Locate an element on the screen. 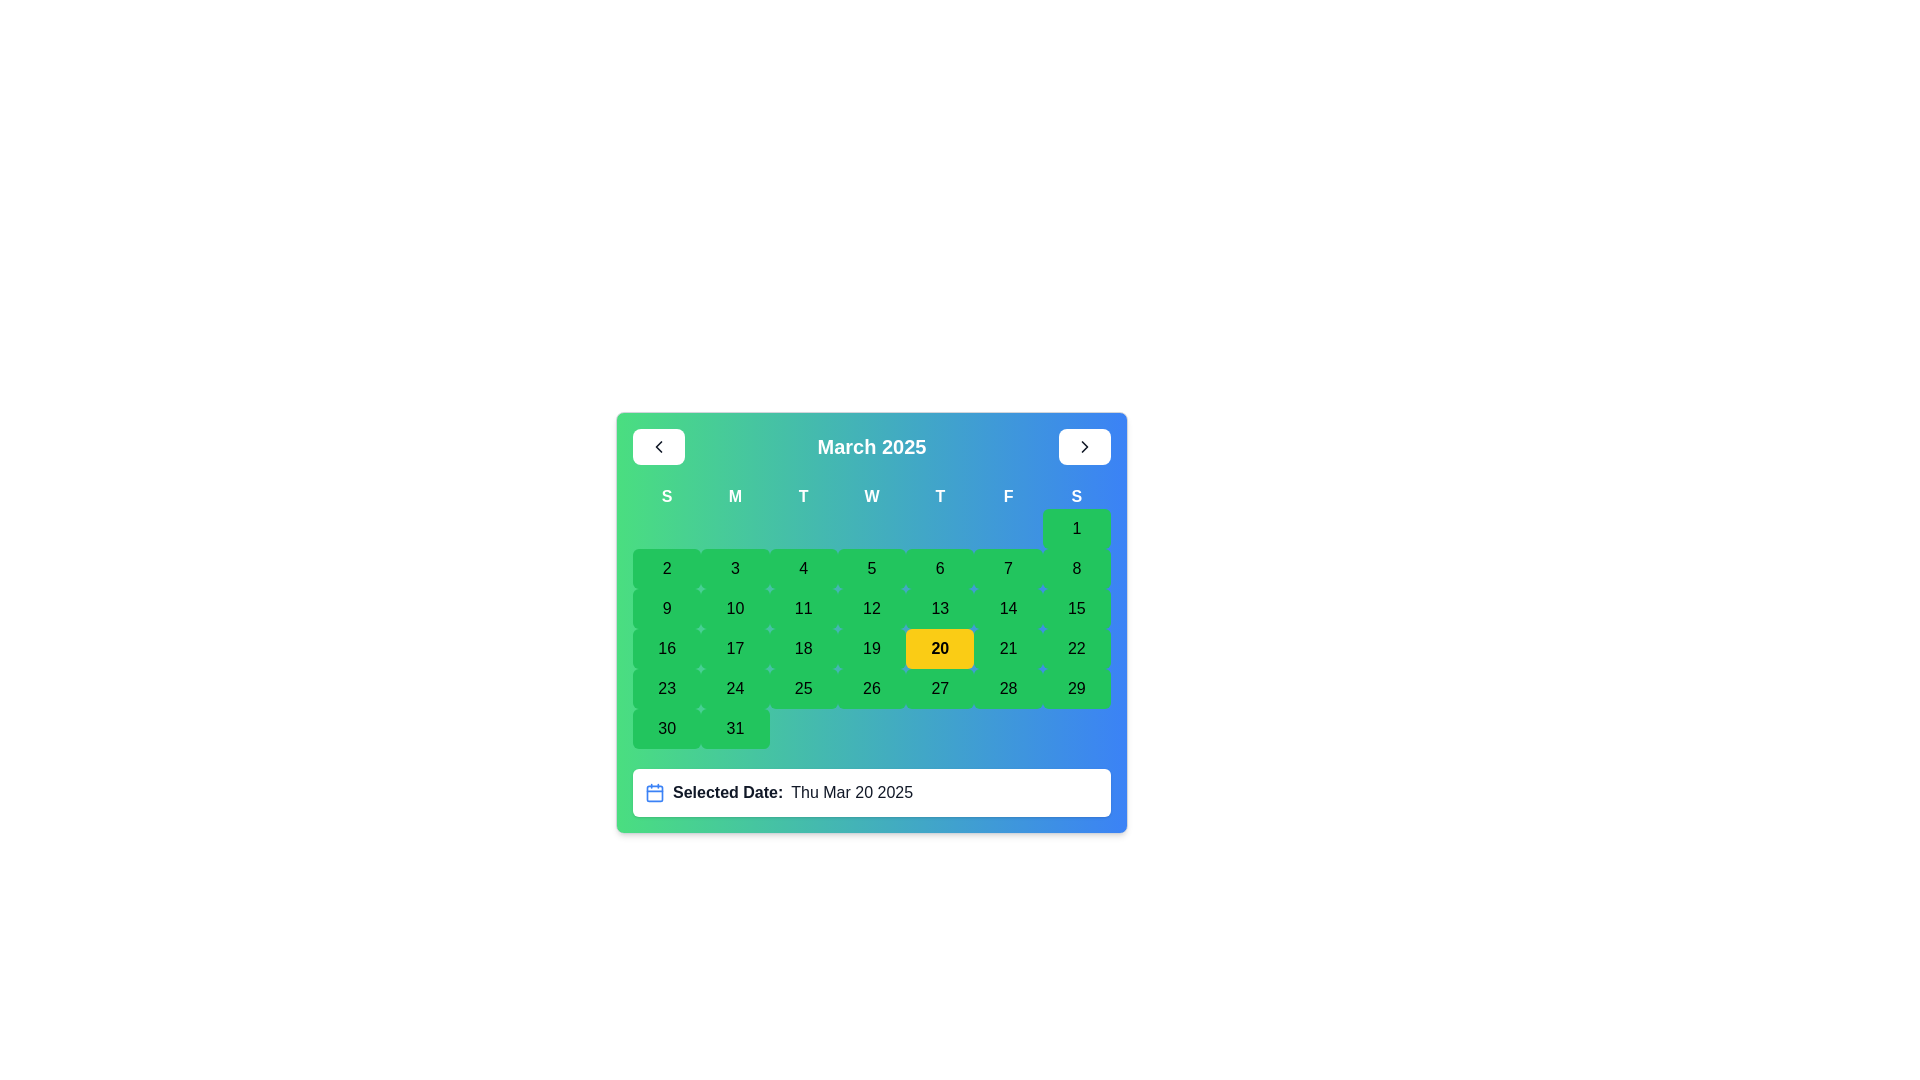  the Calendar date picker is located at coordinates (872, 622).